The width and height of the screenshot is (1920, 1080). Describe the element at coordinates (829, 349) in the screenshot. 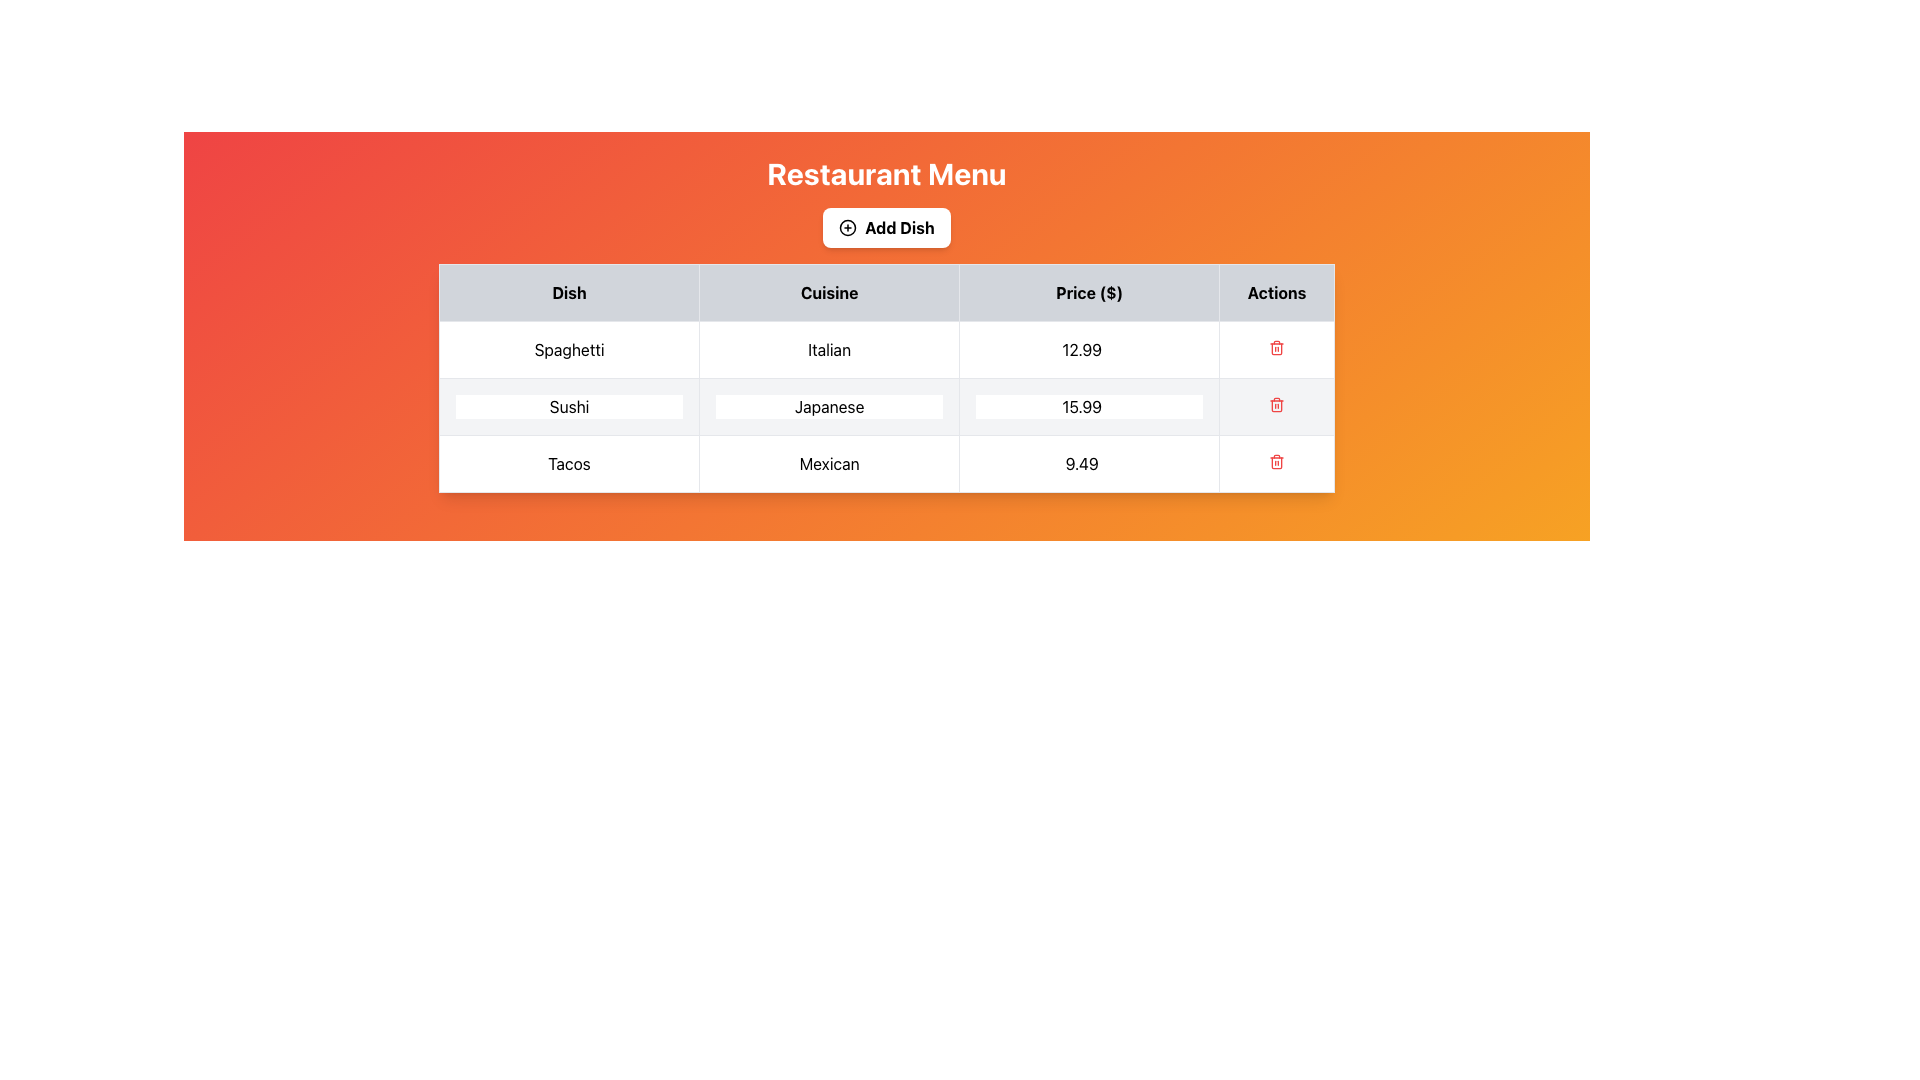

I see `on the text input field for cuisine type, currently displaying 'Italian', located in the second column labeled 'Cuisine' of the first row in the table` at that location.